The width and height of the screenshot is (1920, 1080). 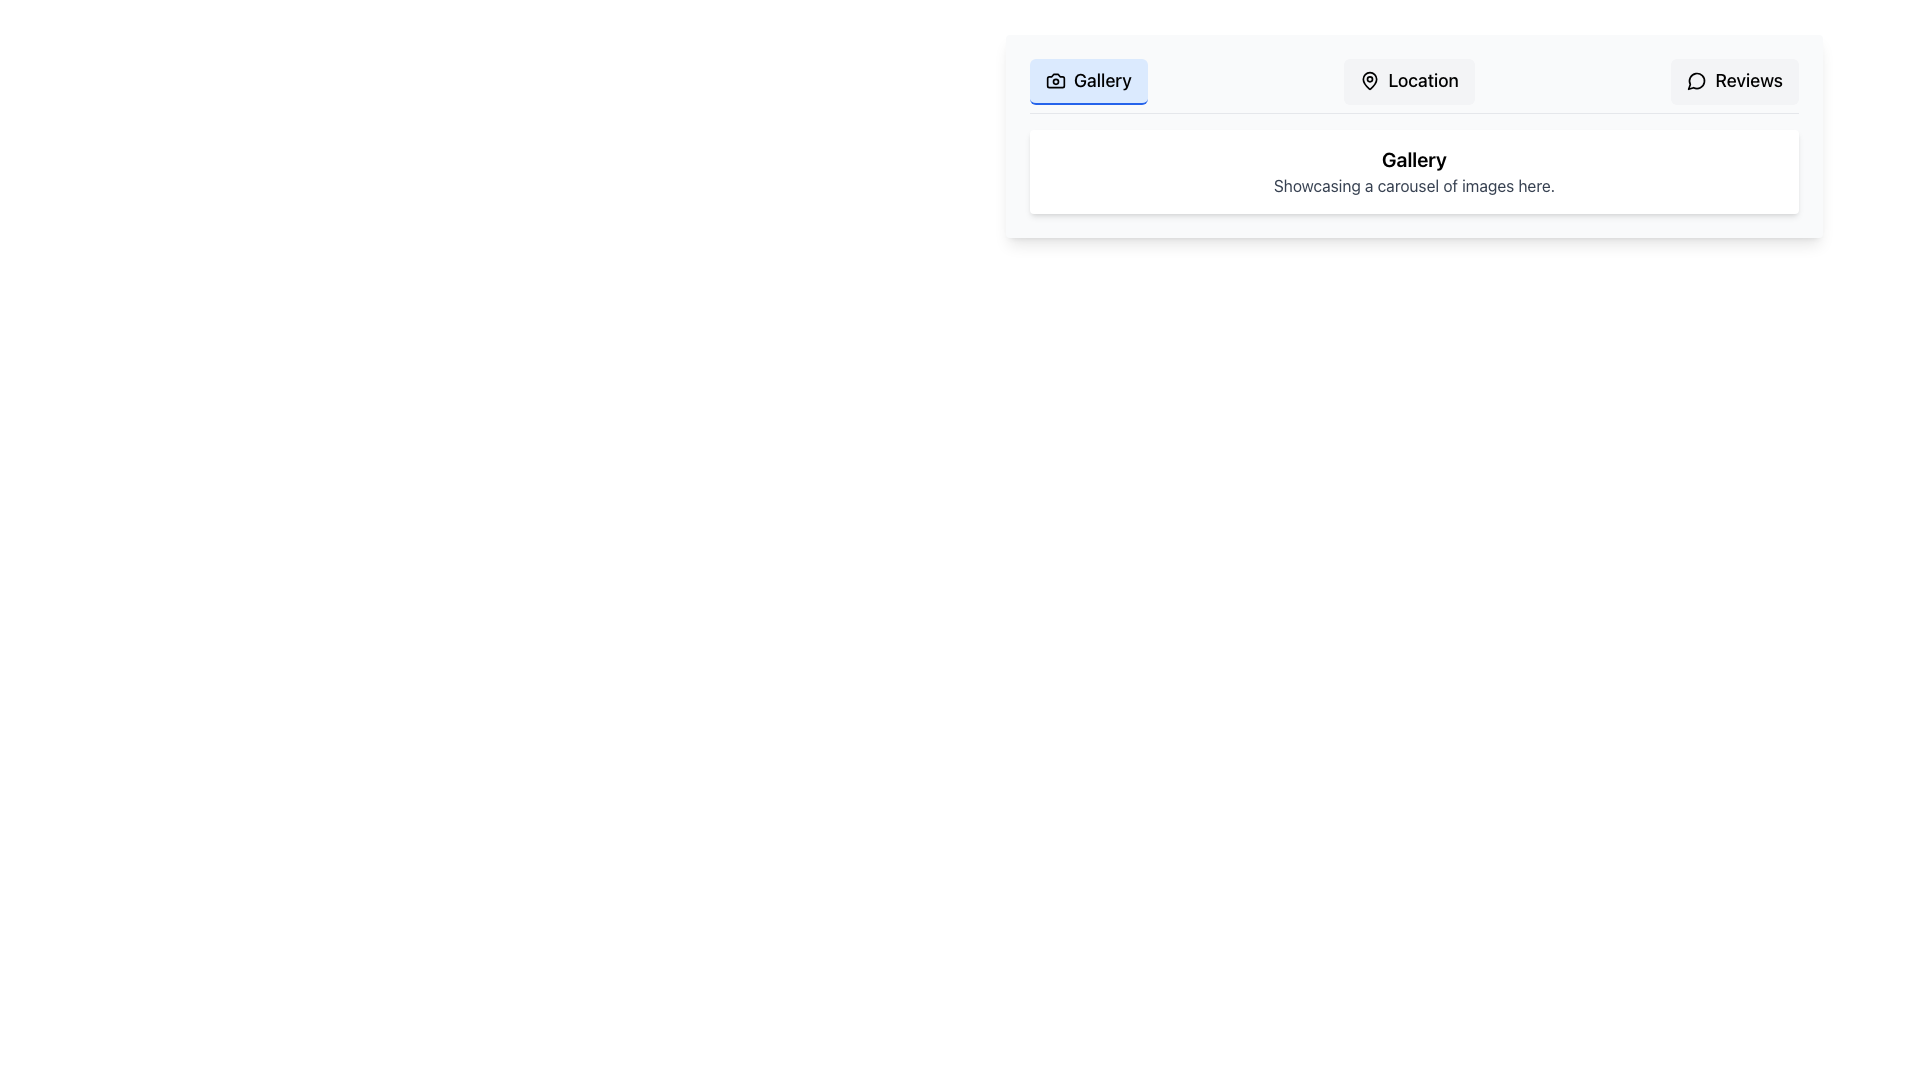 What do you see at coordinates (1696, 80) in the screenshot?
I see `the speech bubble icon located to the left of the 'Reviews' text, which represents the comments or reviews feature` at bounding box center [1696, 80].